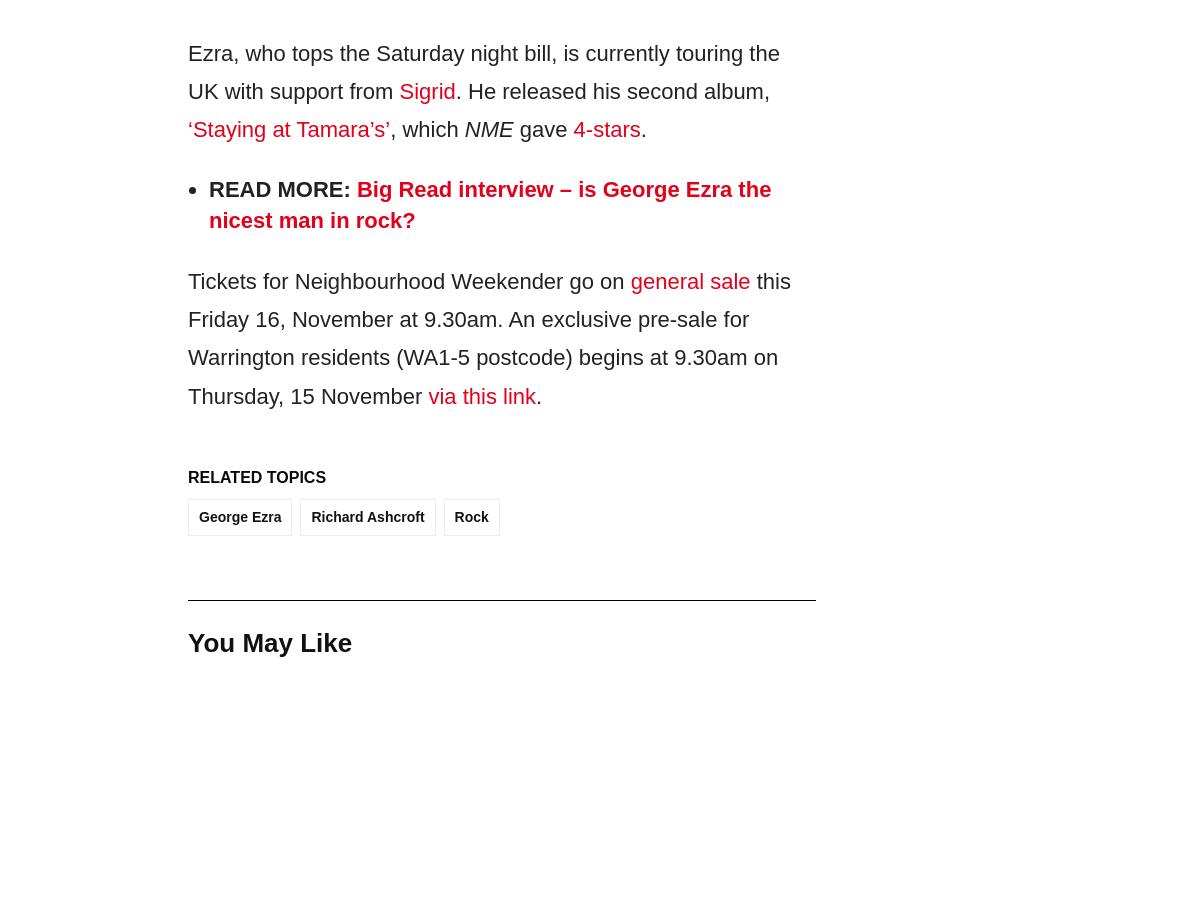 The height and width of the screenshot is (909, 1200). What do you see at coordinates (487, 129) in the screenshot?
I see `'NME'` at bounding box center [487, 129].